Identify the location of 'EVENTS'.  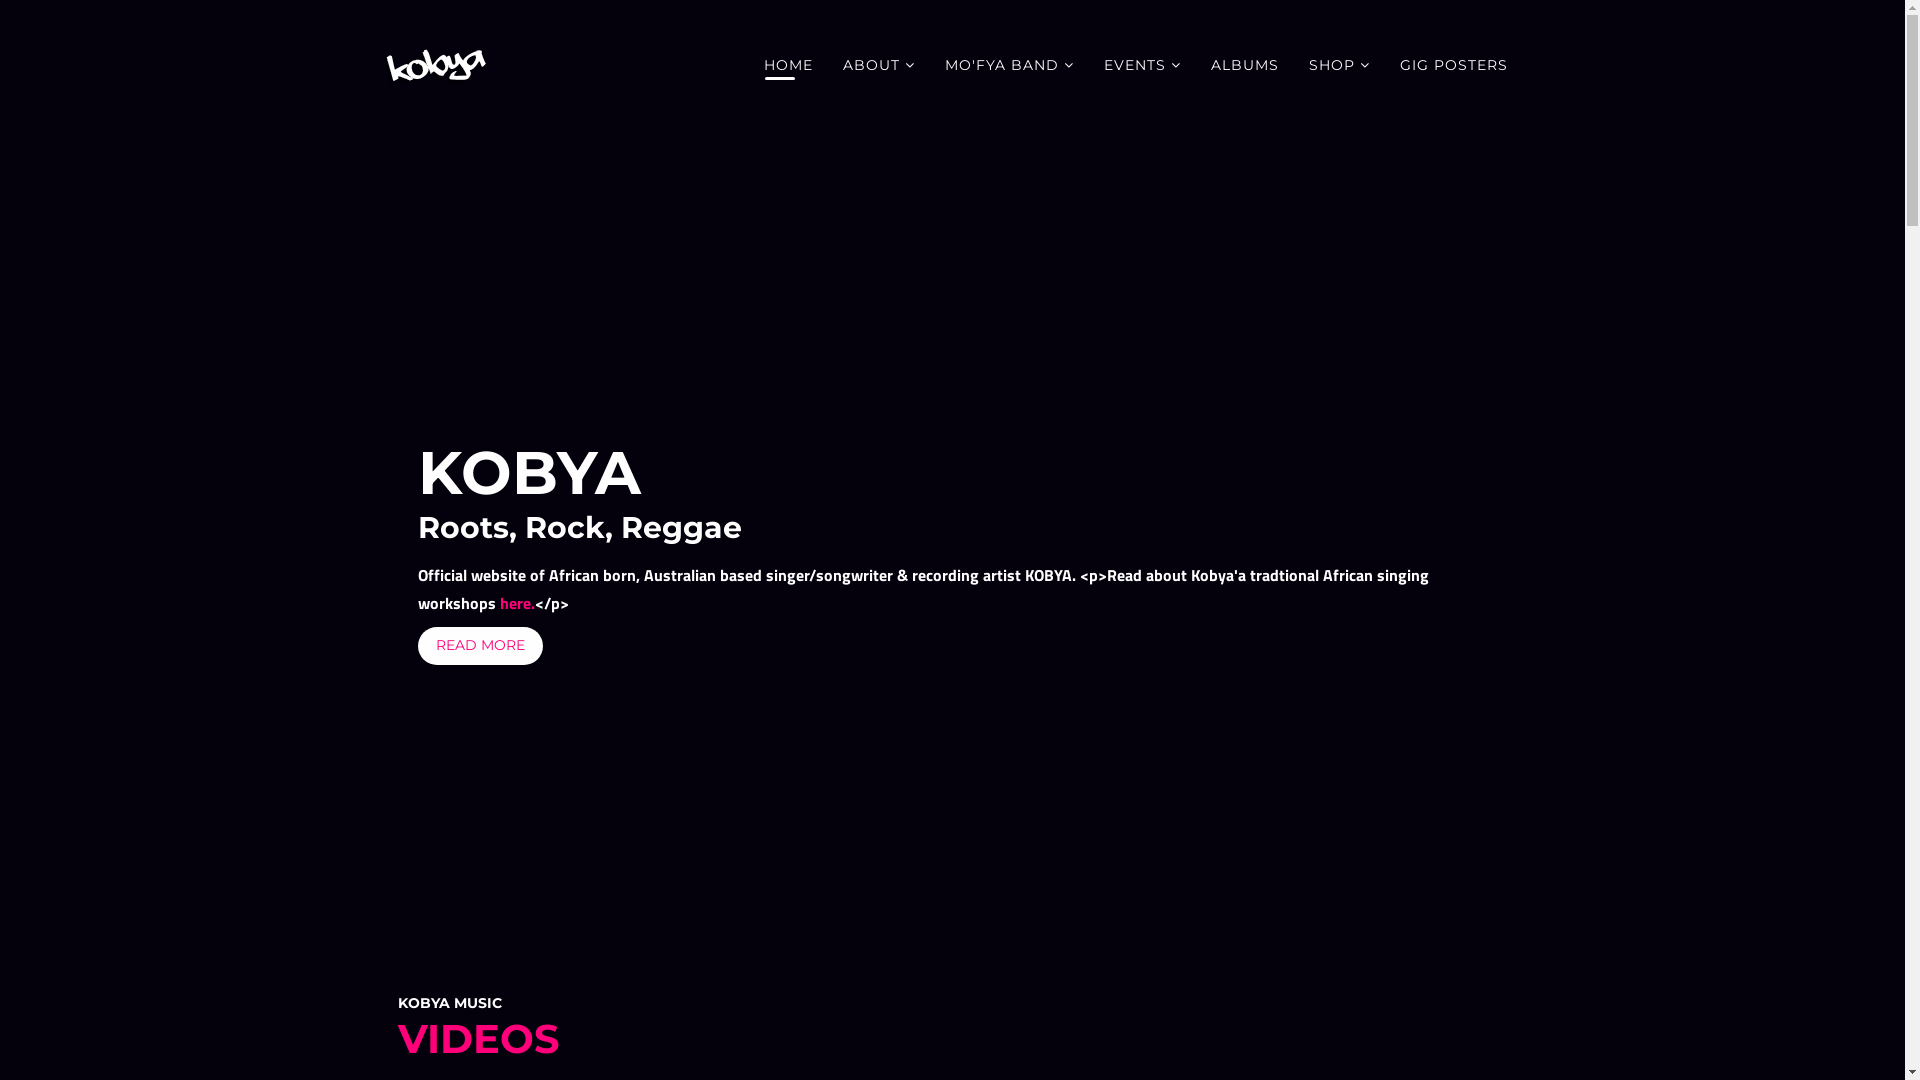
(1087, 64).